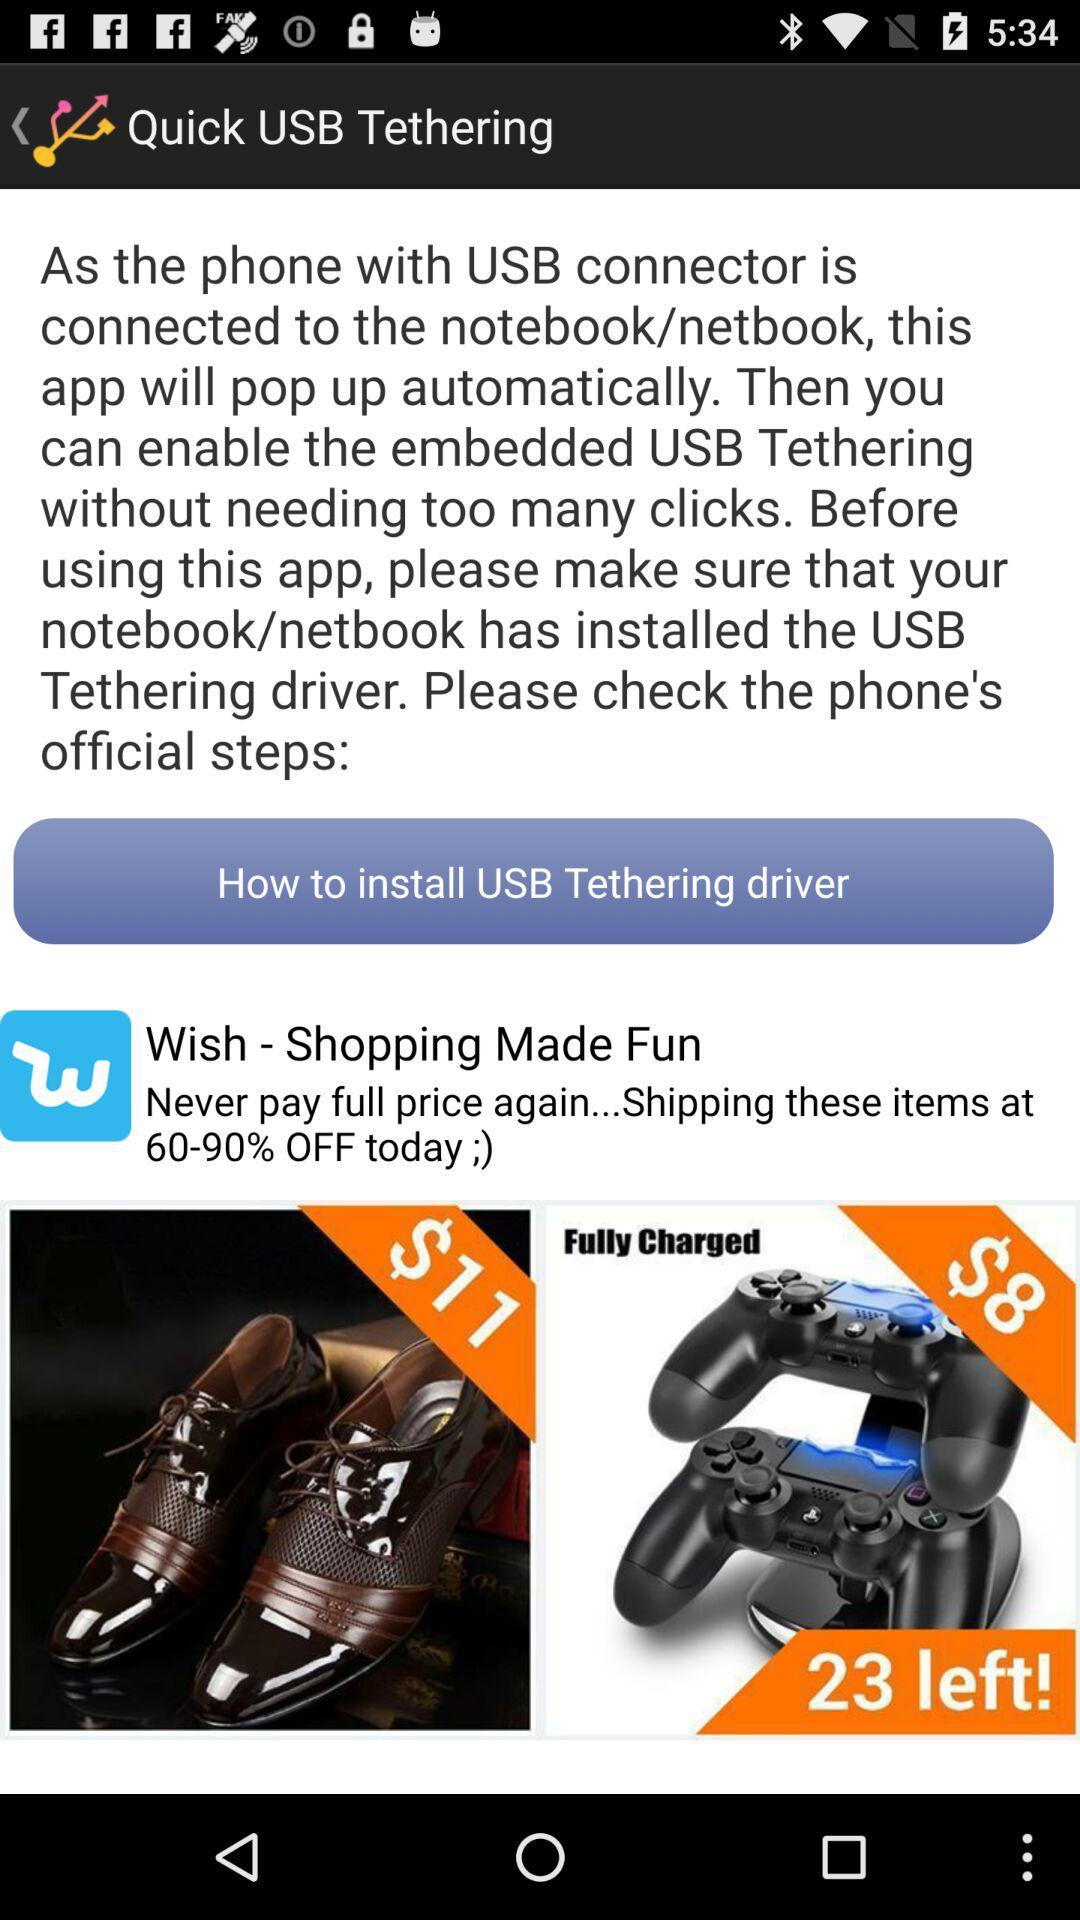 This screenshot has height=1920, width=1080. Describe the element at coordinates (422, 1041) in the screenshot. I see `the button below the how to install button` at that location.